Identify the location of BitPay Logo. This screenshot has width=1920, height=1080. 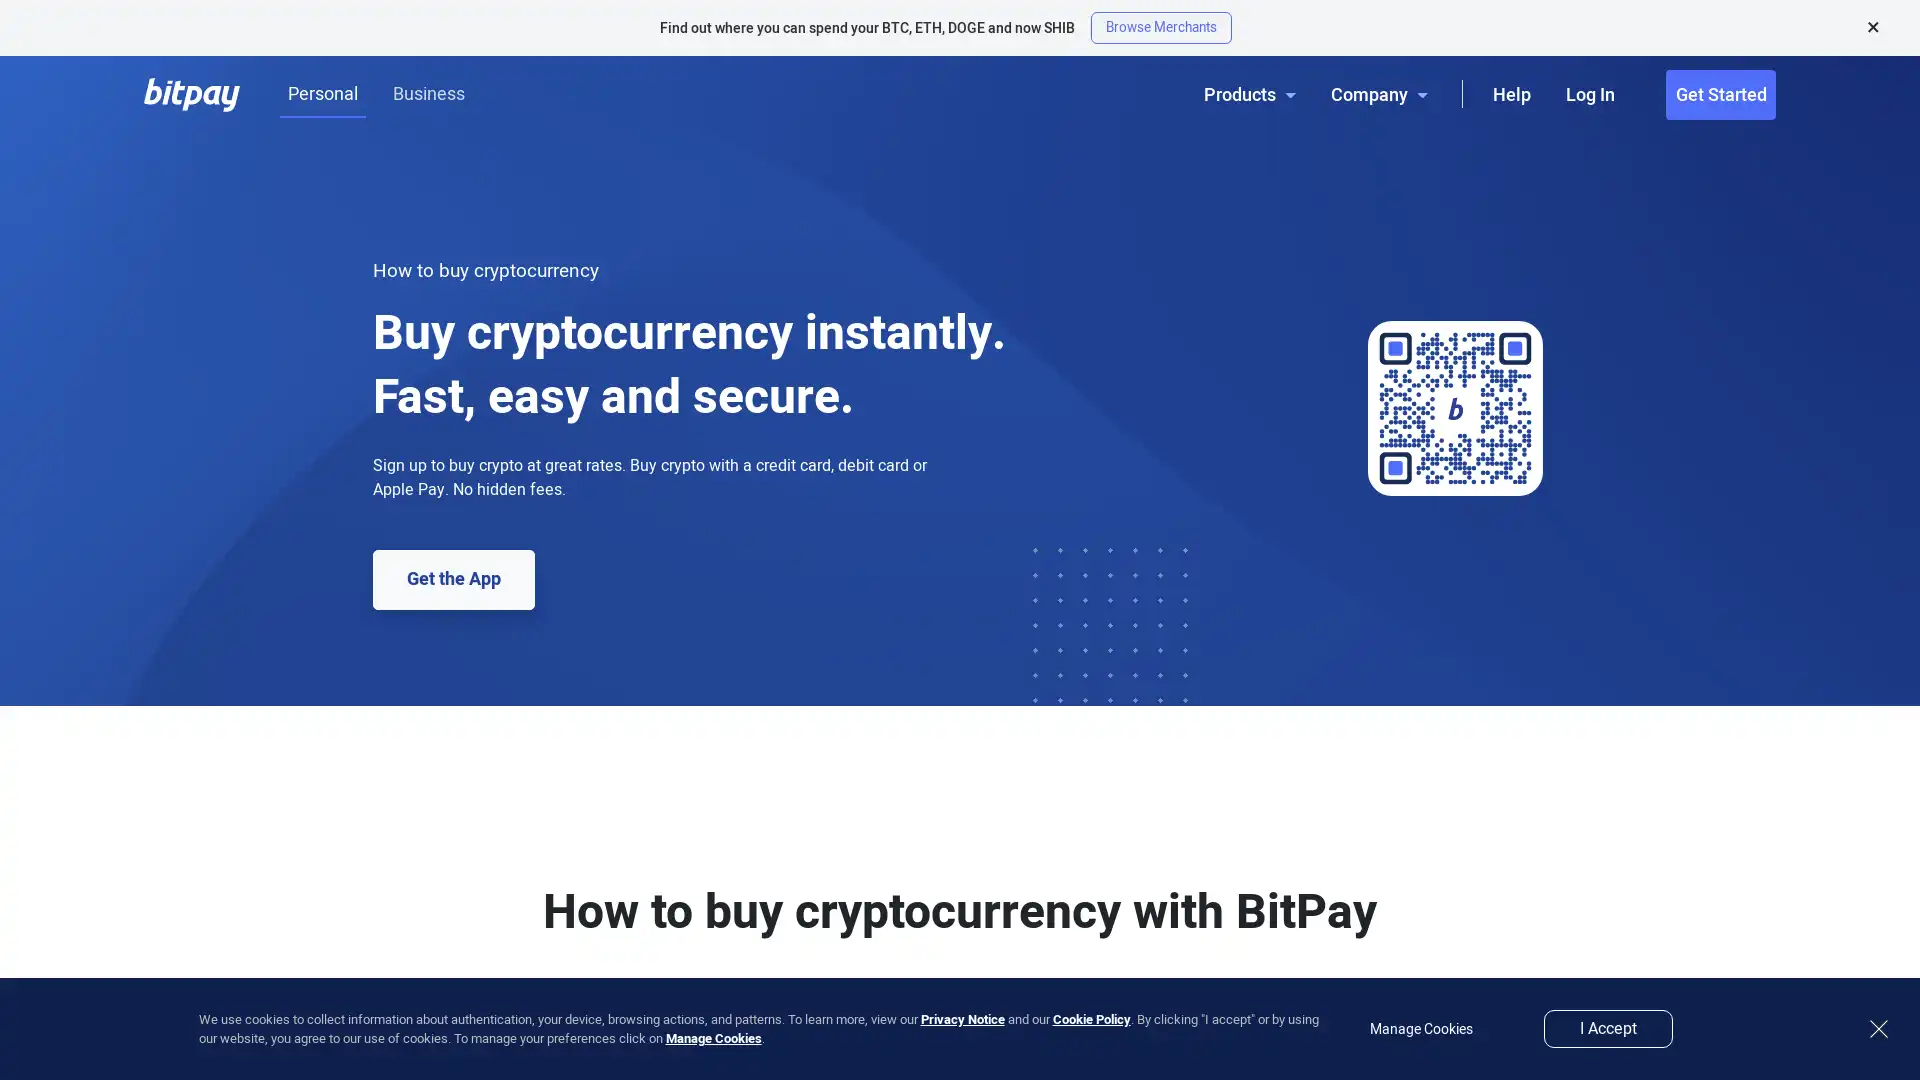
(192, 94).